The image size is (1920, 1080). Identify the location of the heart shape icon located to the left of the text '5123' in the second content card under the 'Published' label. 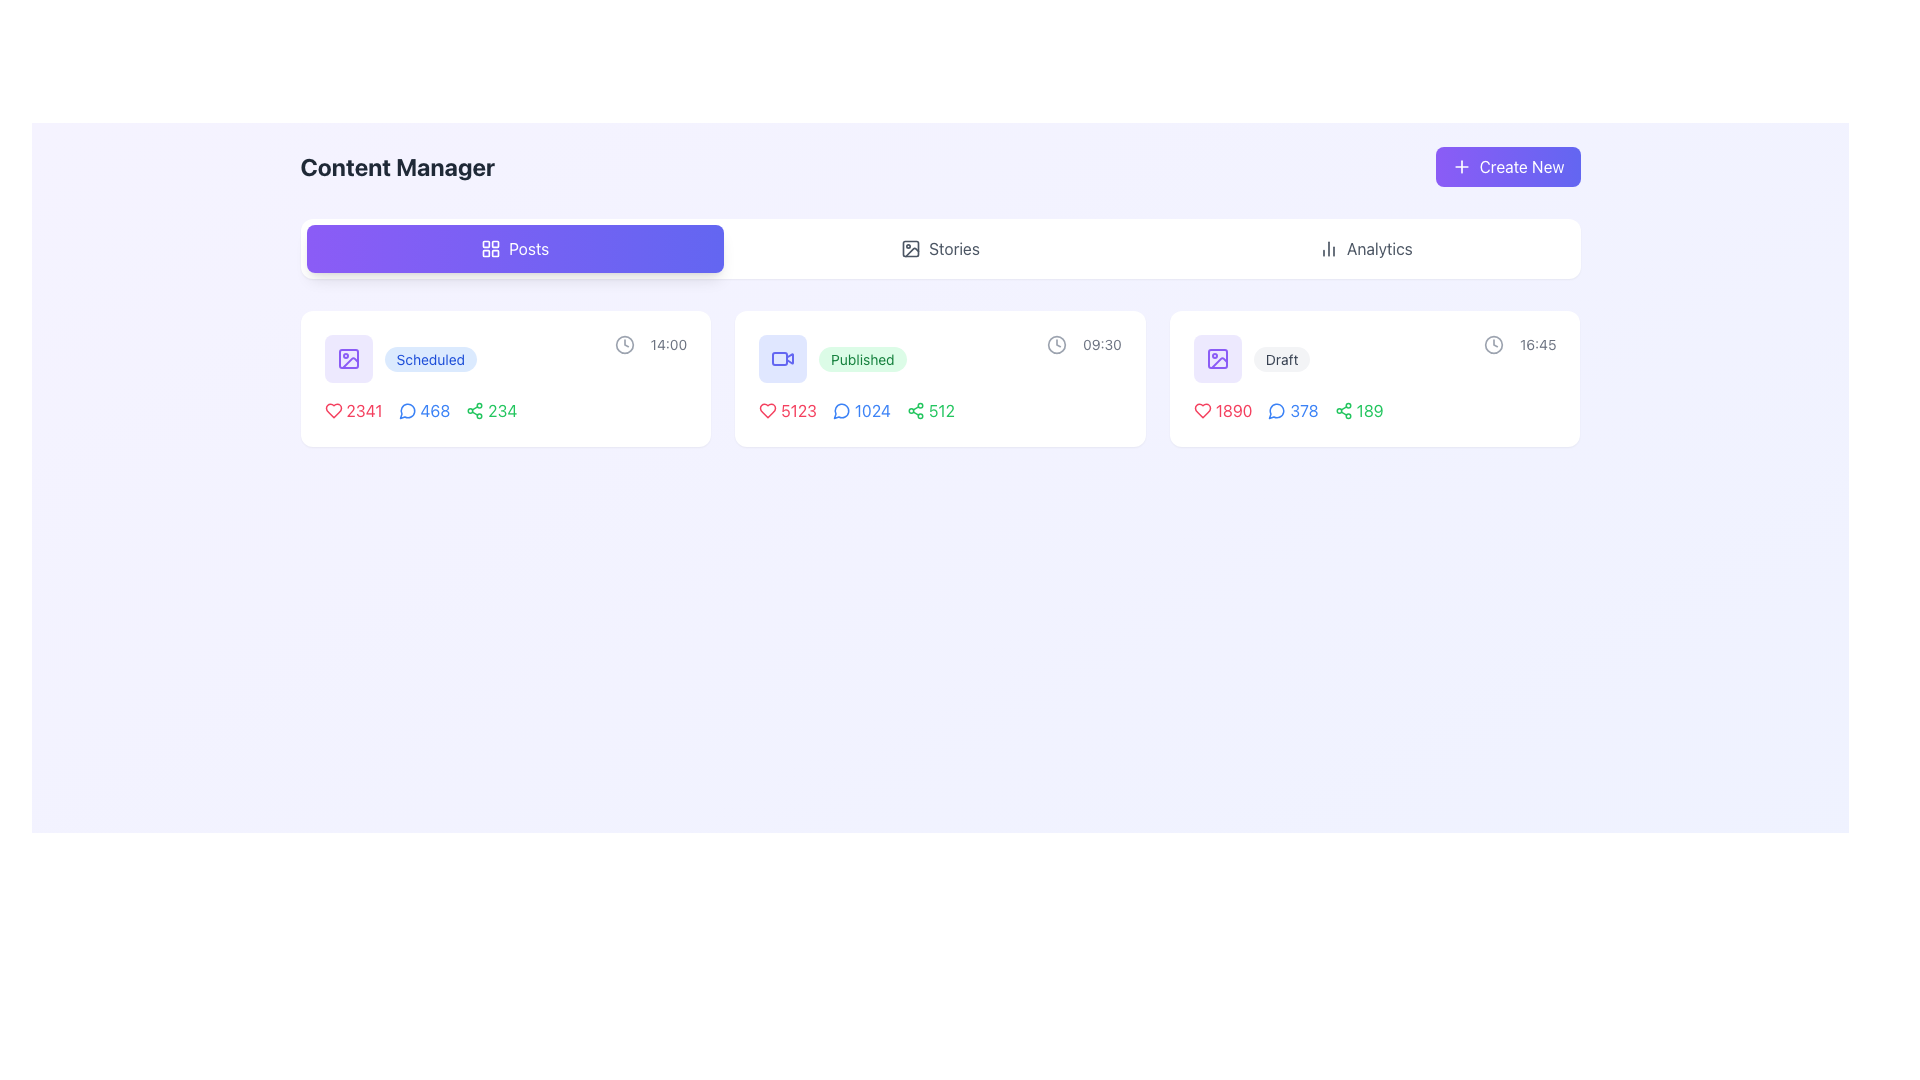
(767, 410).